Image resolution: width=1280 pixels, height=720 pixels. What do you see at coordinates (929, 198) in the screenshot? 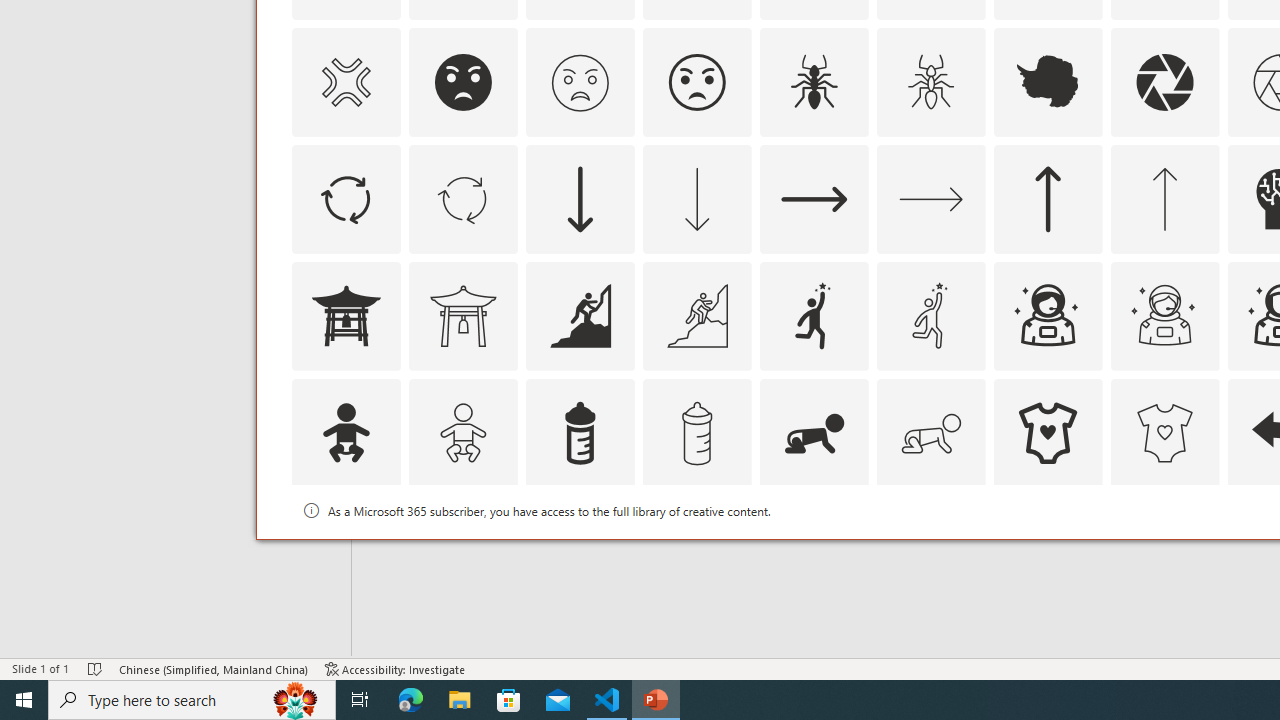
I see `'AutomationID: Icons_ArrowRight_M'` at bounding box center [929, 198].